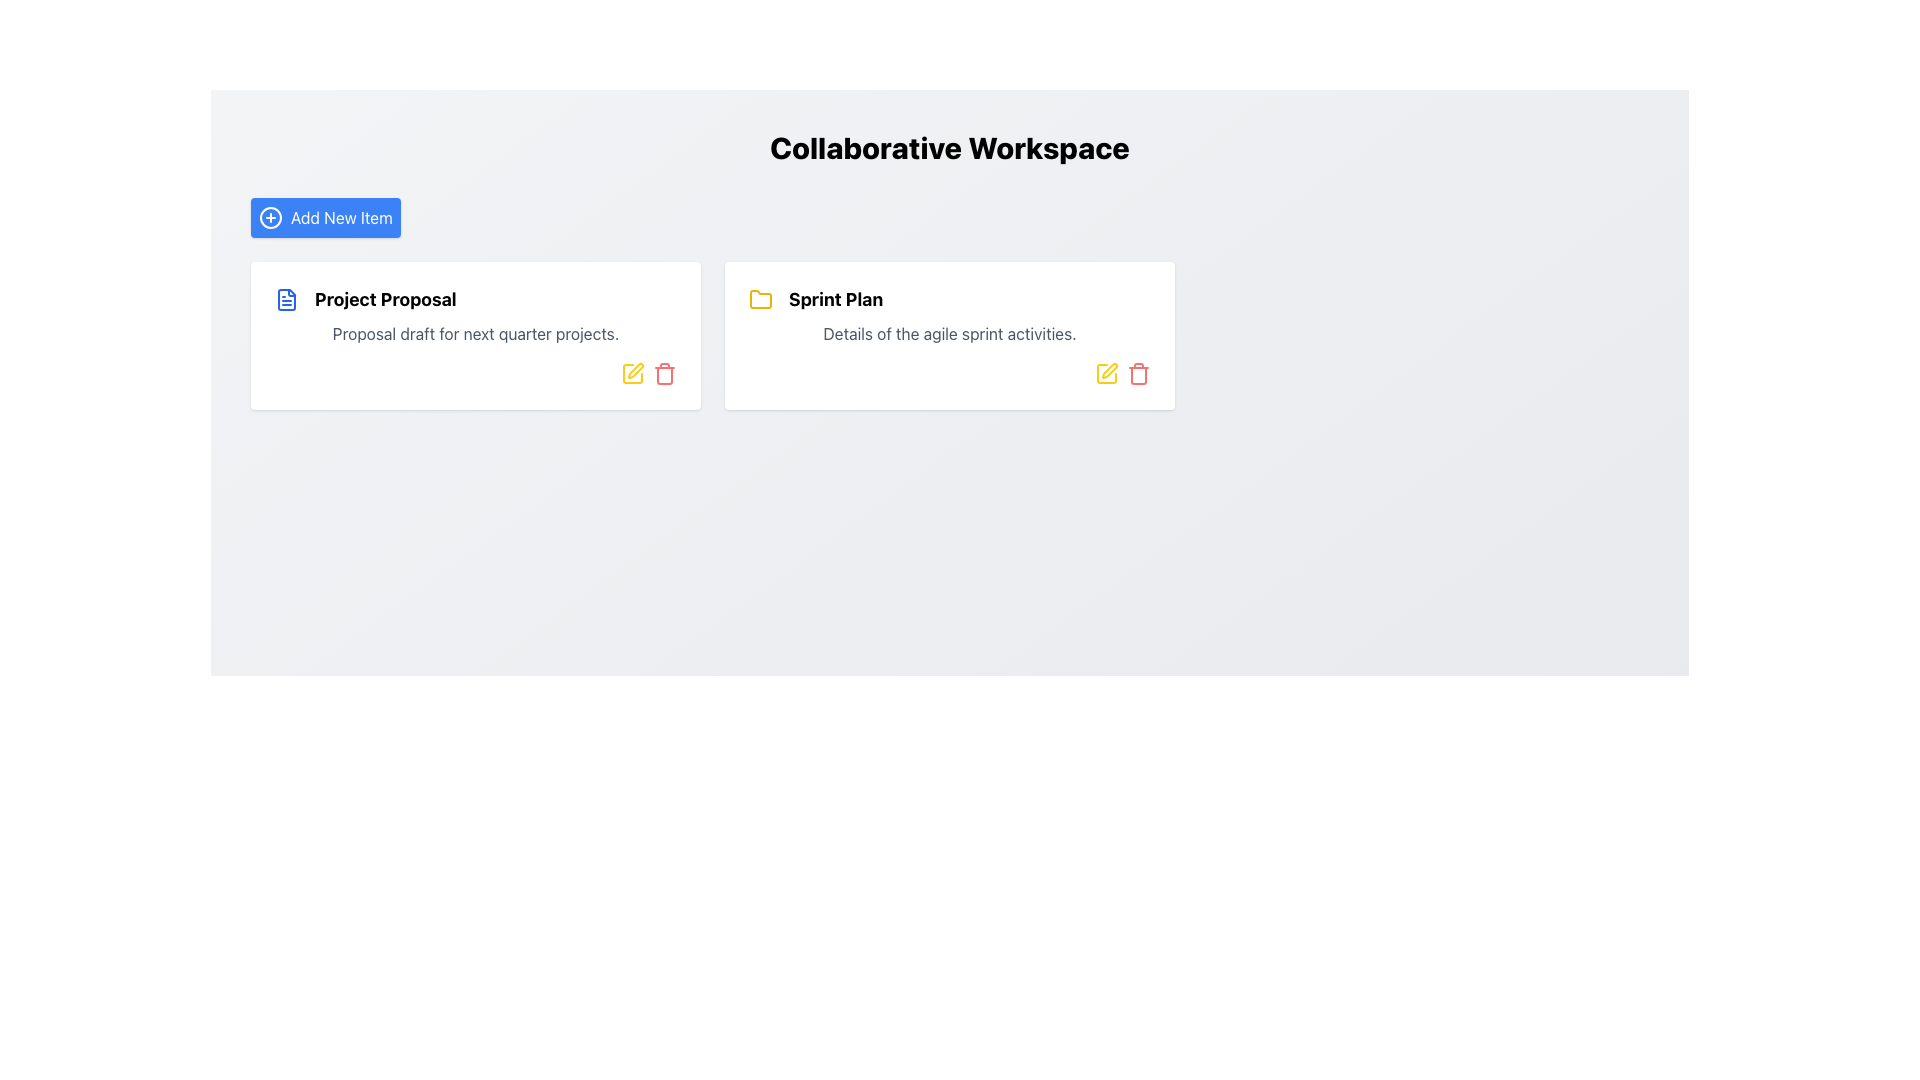  I want to click on the Text Label that provides a summary for the 'Sprint Plan' section, located directly below the 'Sprint Plan' title in the right central card, so click(949, 333).